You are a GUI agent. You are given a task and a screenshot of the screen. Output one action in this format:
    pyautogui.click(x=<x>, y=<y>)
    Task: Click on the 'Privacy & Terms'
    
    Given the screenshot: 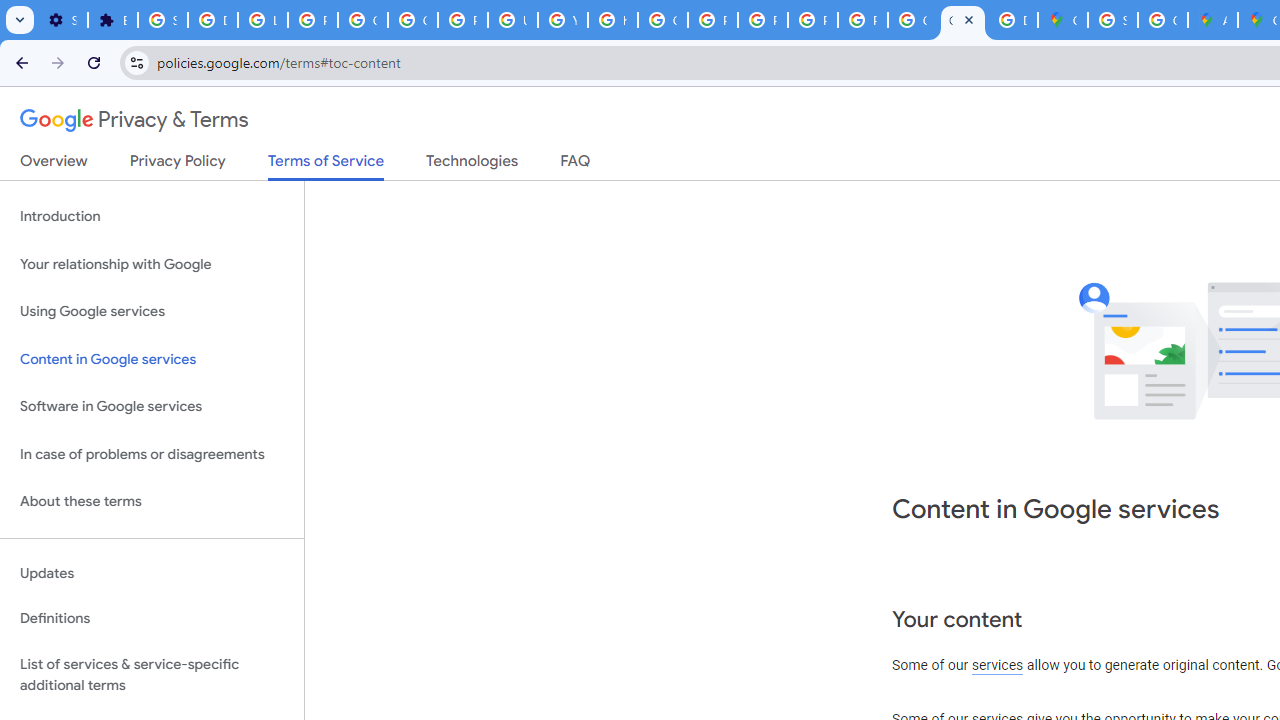 What is the action you would take?
    pyautogui.click(x=134, y=120)
    